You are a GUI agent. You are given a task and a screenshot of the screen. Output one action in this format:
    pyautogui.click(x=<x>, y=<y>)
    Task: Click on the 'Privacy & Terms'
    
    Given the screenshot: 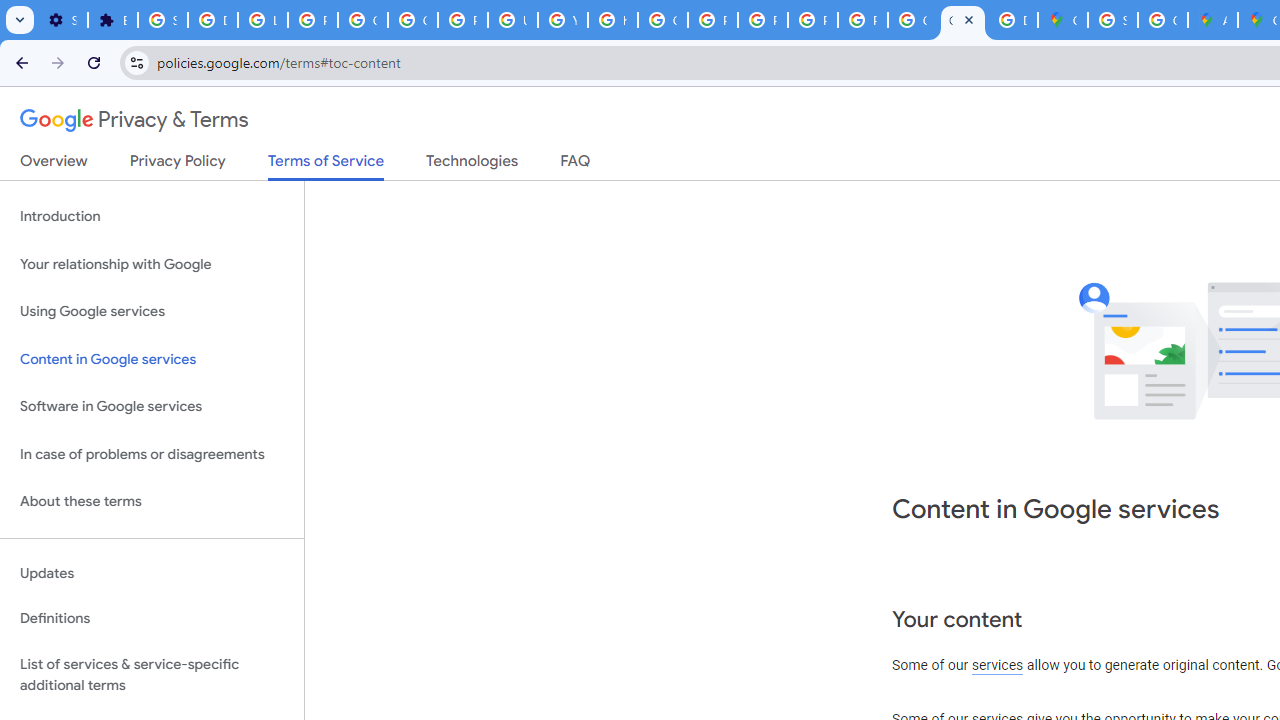 What is the action you would take?
    pyautogui.click(x=134, y=120)
    